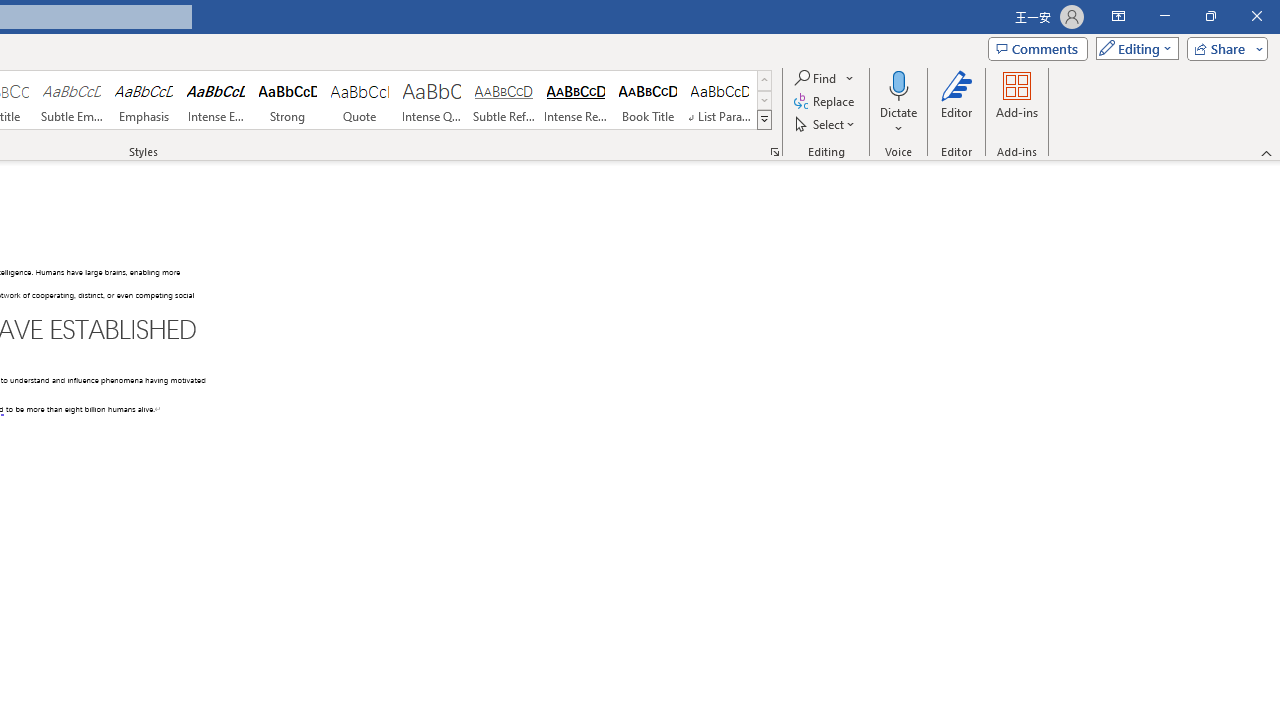 The image size is (1280, 720). I want to click on 'Intense Reference', so click(575, 100).